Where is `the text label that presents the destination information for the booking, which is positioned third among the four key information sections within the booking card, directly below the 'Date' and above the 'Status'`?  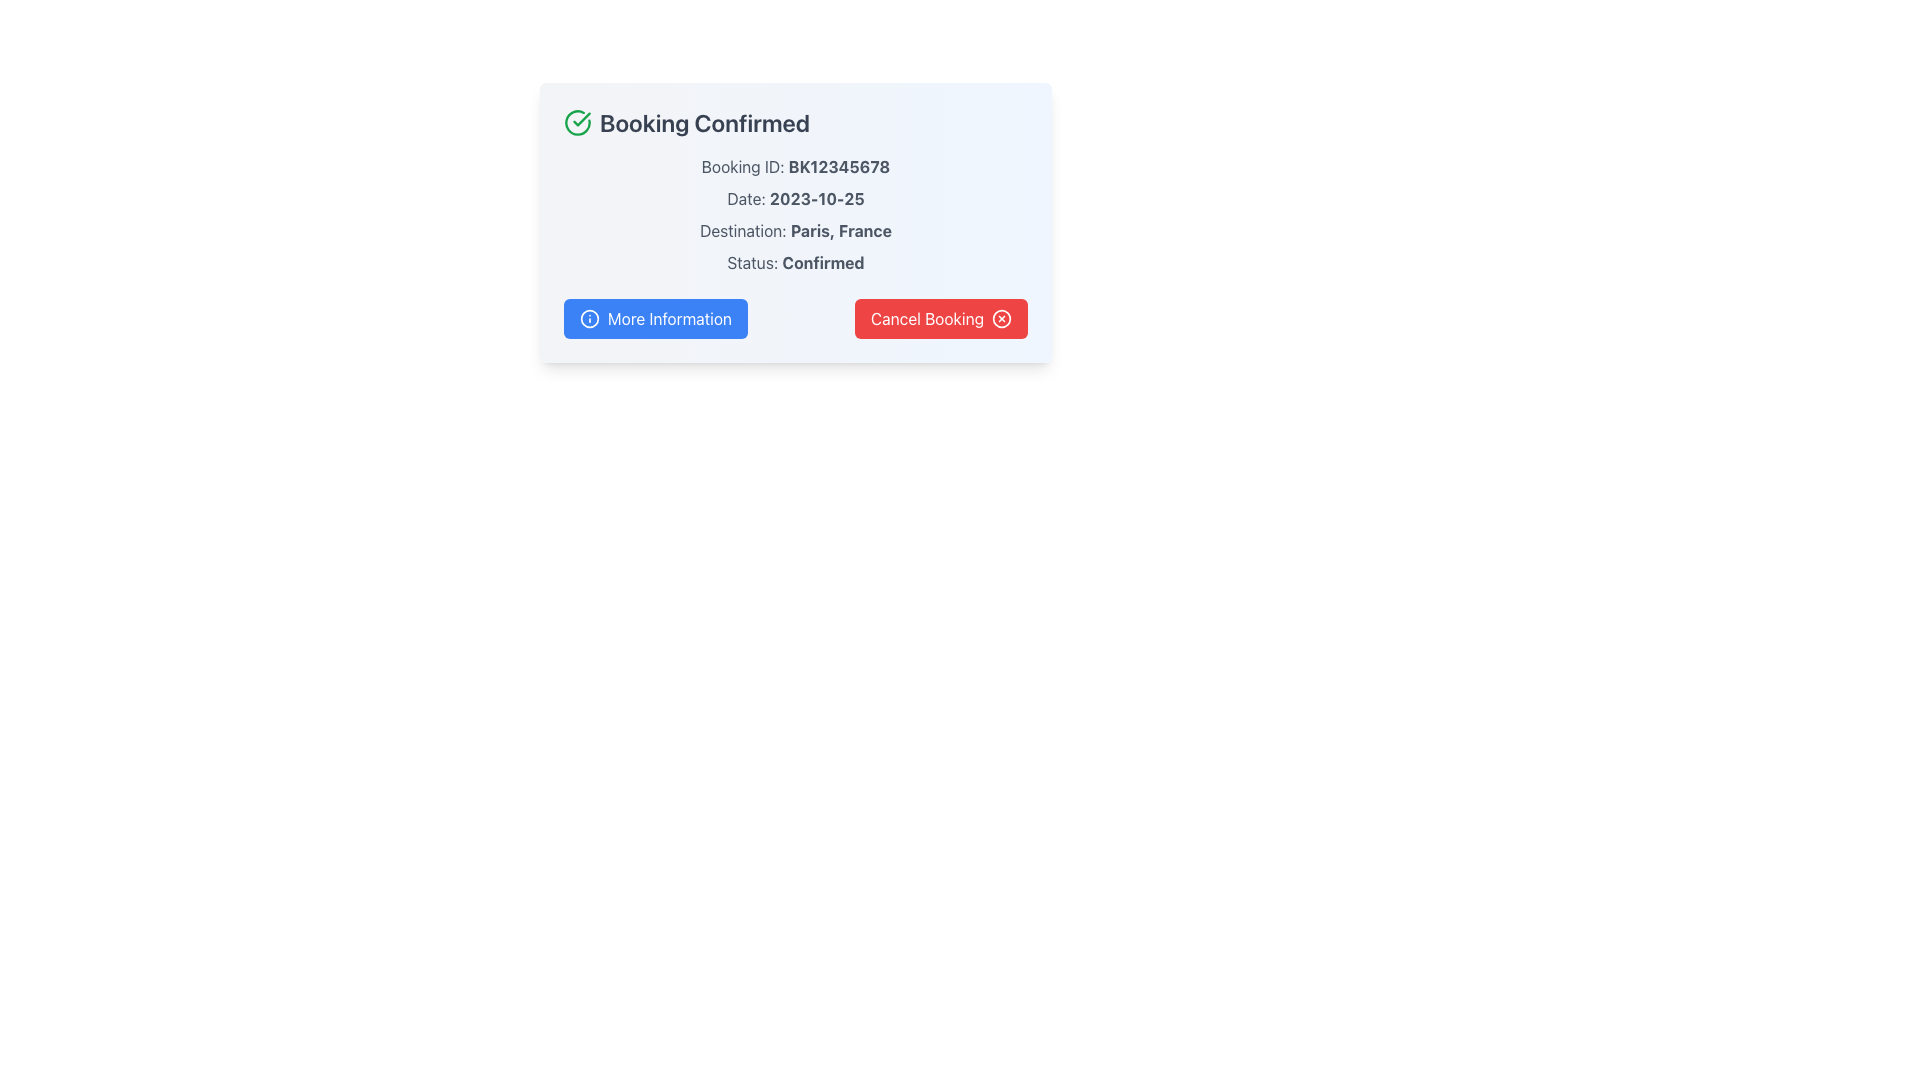
the text label that presents the destination information for the booking, which is positioned third among the four key information sections within the booking card, directly below the 'Date' and above the 'Status' is located at coordinates (795, 230).